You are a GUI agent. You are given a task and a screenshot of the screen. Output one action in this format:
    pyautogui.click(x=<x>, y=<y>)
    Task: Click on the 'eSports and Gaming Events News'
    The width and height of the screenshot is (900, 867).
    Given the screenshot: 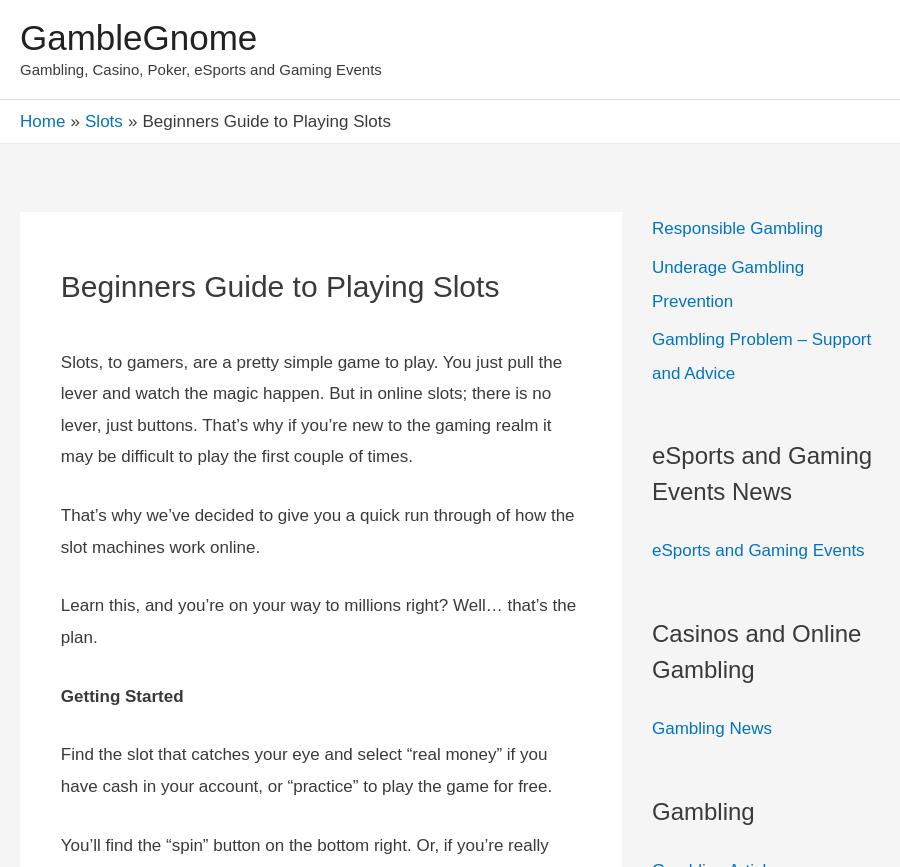 What is the action you would take?
    pyautogui.click(x=761, y=472)
    